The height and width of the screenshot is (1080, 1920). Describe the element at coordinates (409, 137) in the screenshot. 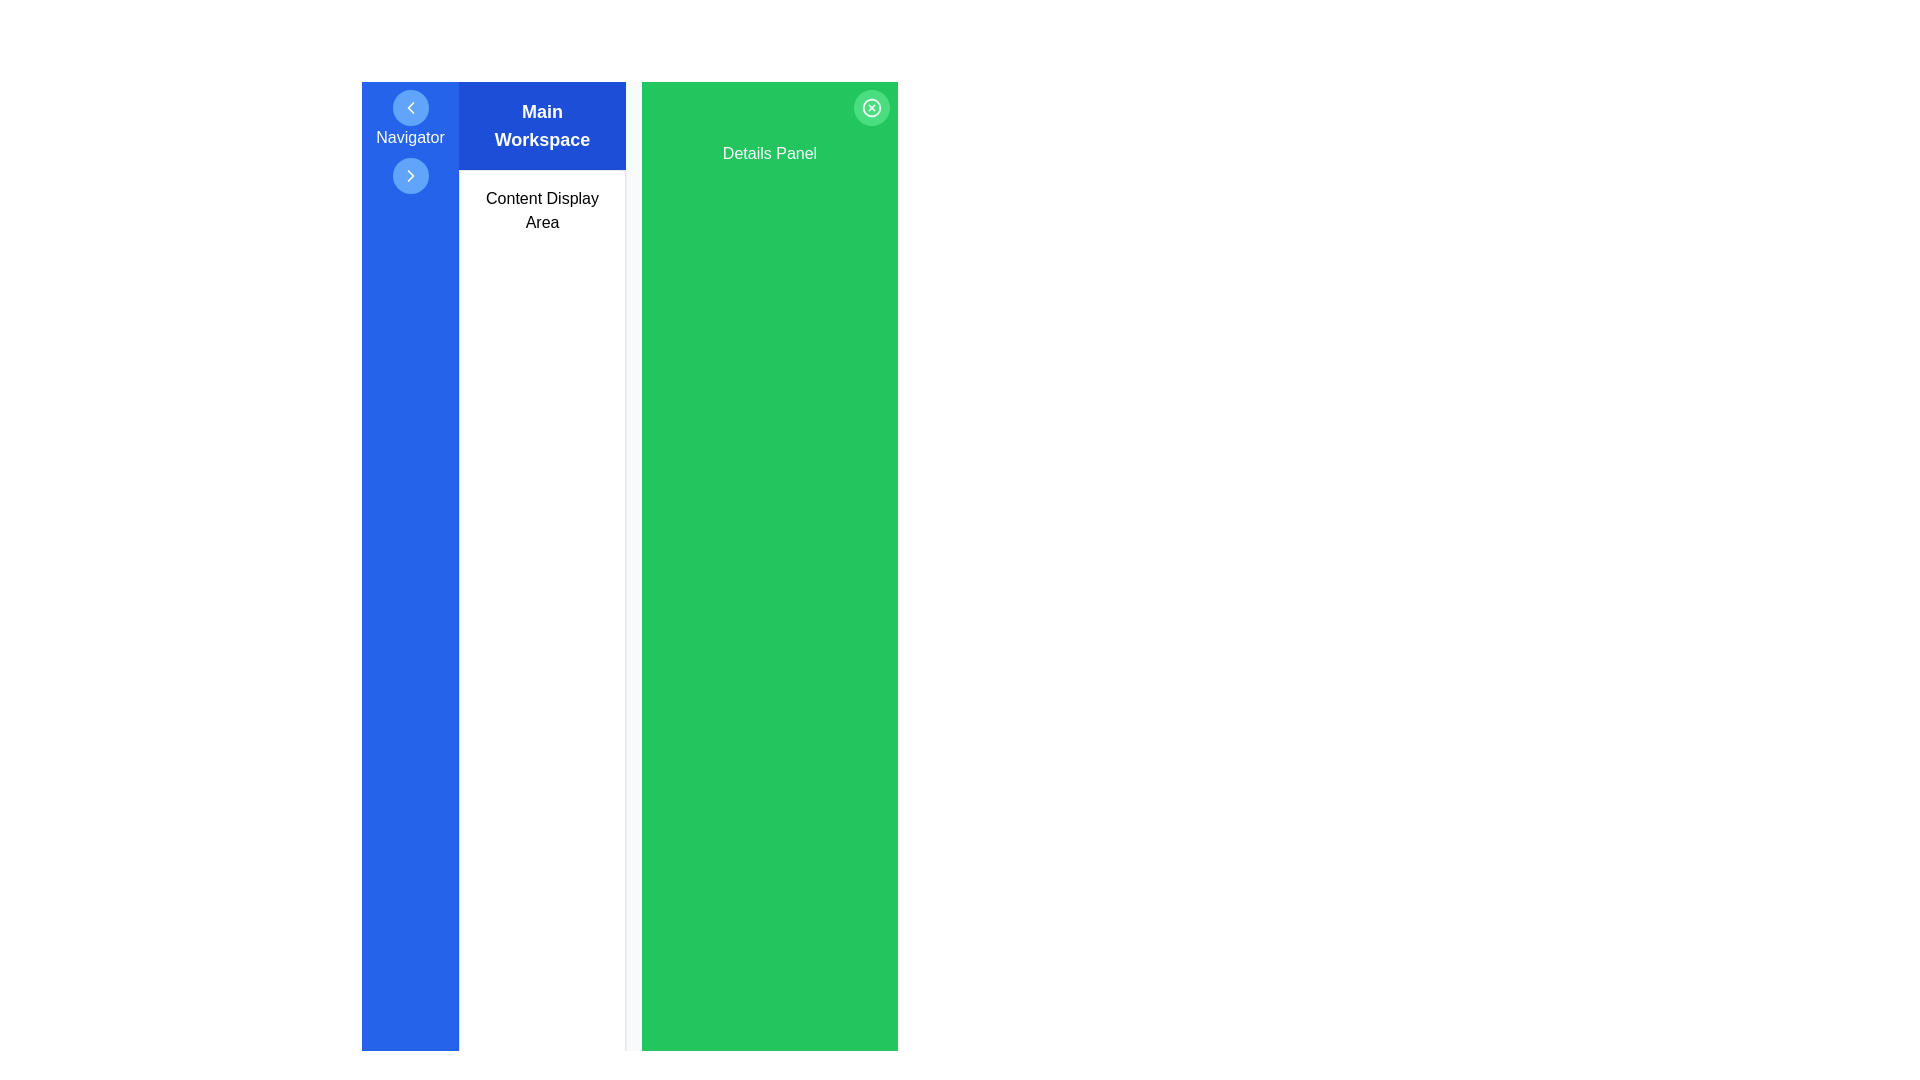

I see `the Static Text Label displaying 'Navigator' located in the blue sidebar on the far-left side of the interface` at that location.